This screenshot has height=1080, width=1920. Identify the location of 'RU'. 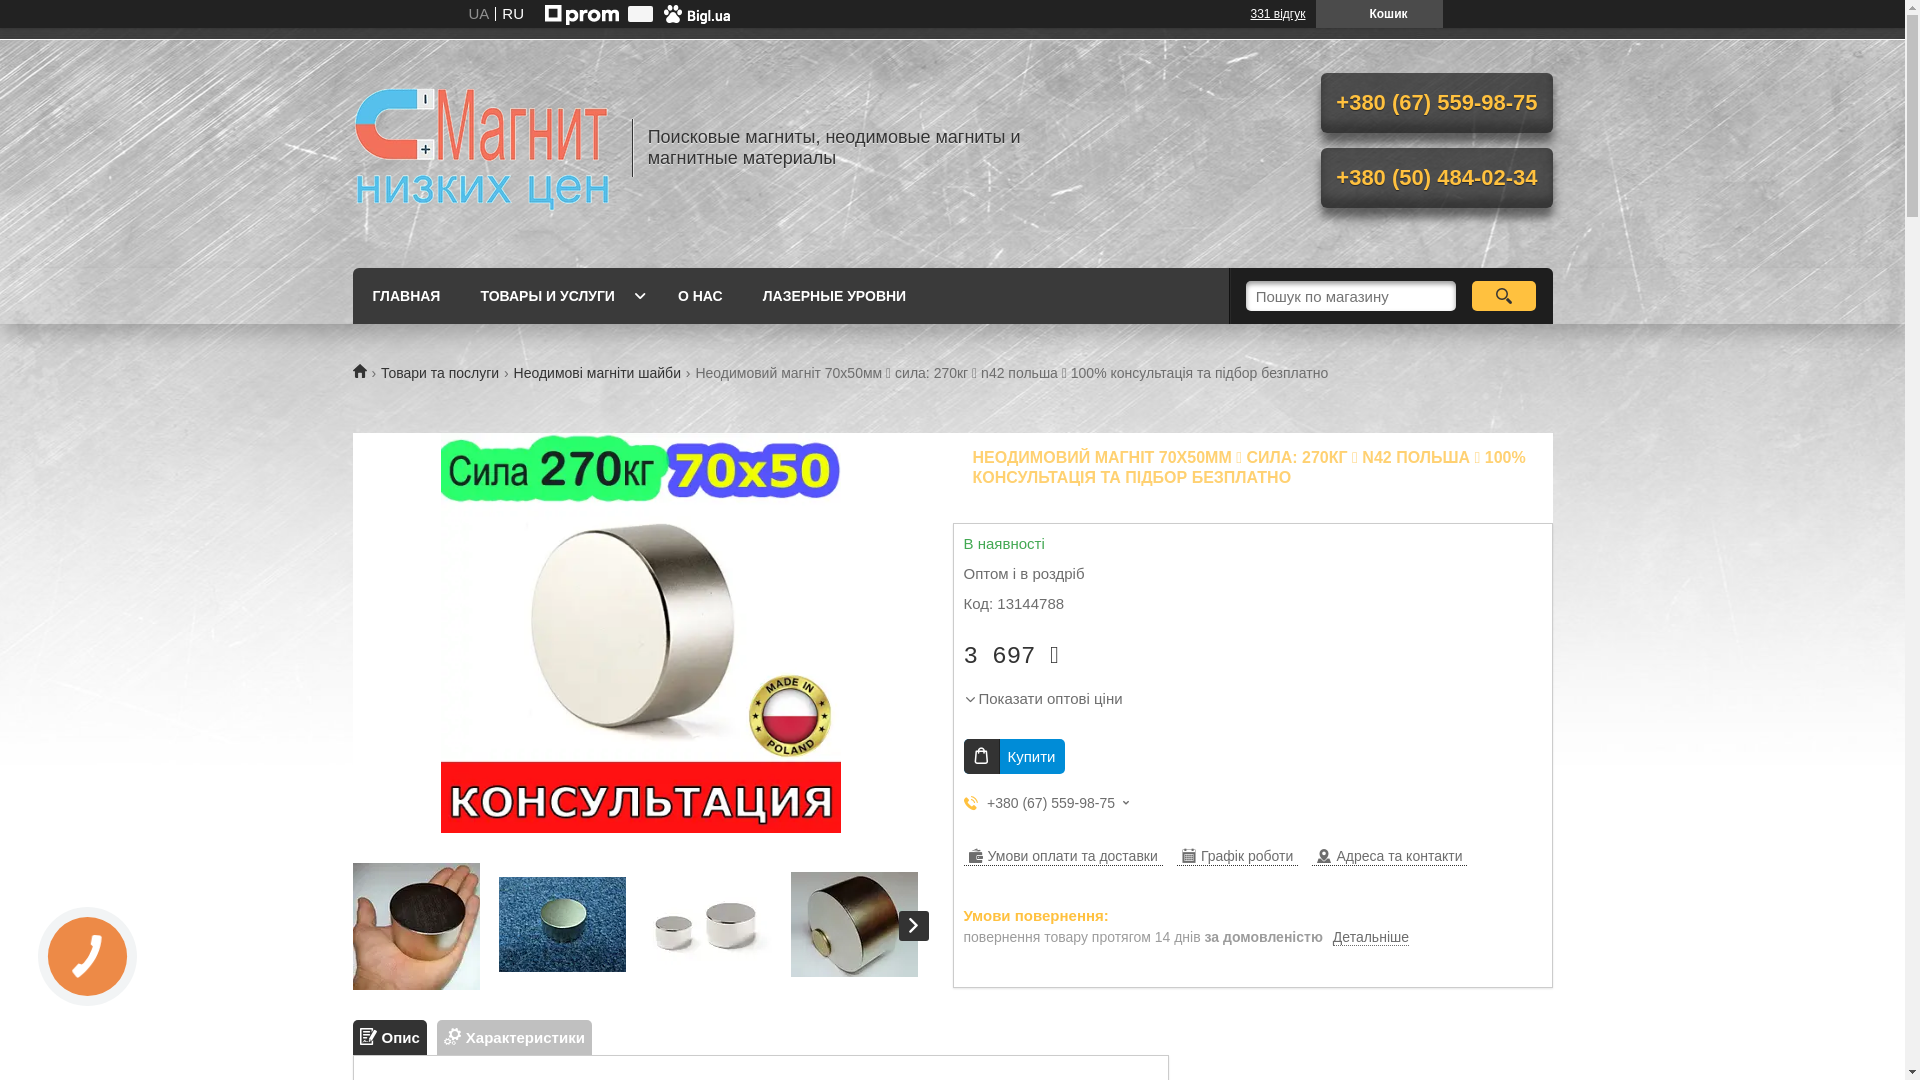
(512, 14).